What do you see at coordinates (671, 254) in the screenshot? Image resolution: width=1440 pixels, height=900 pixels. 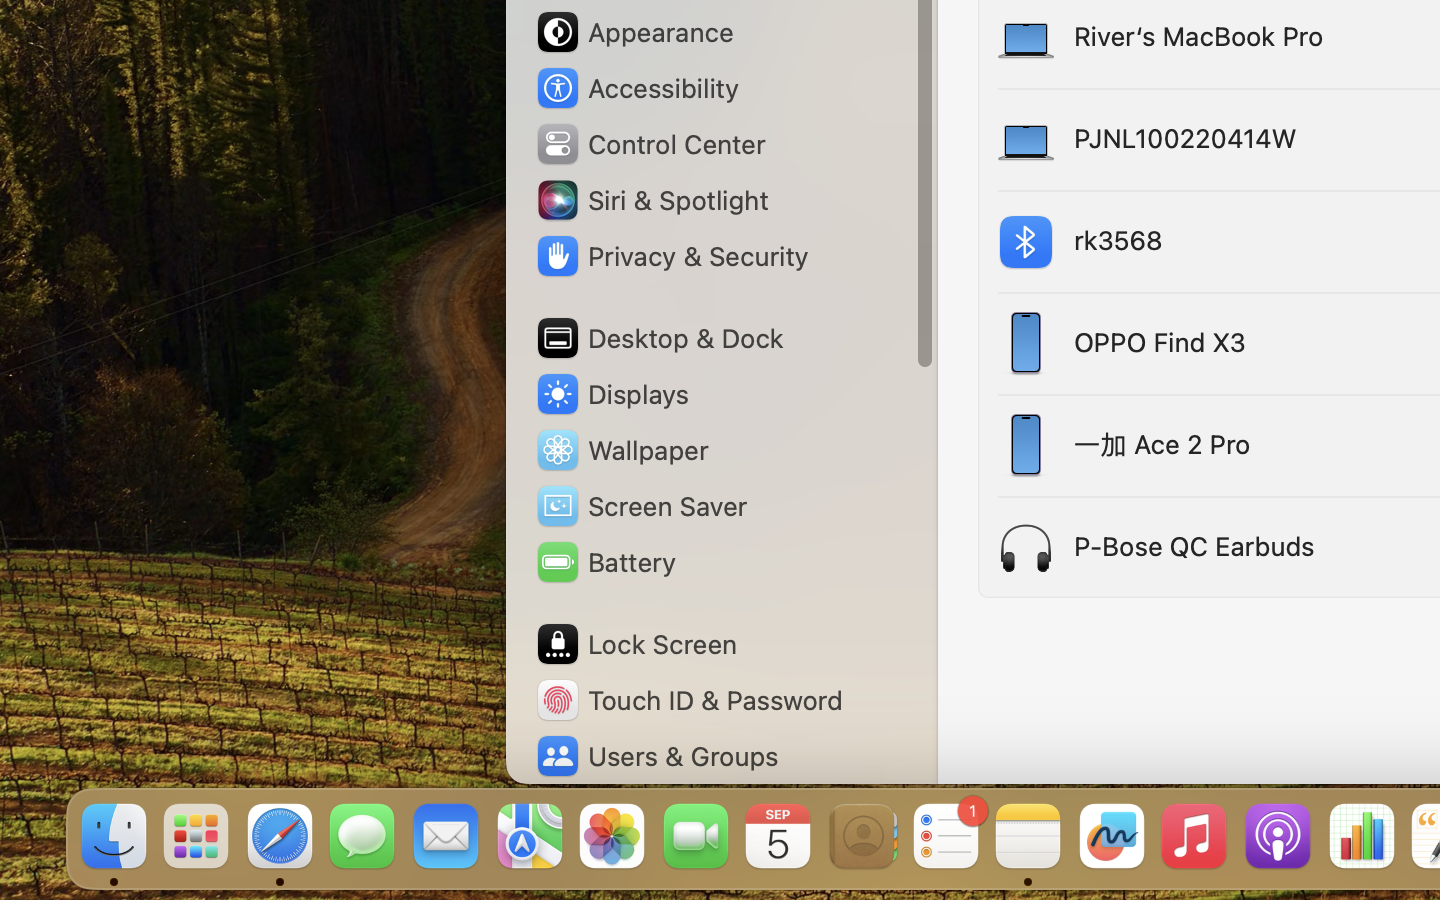 I see `'Privacy & Security'` at bounding box center [671, 254].